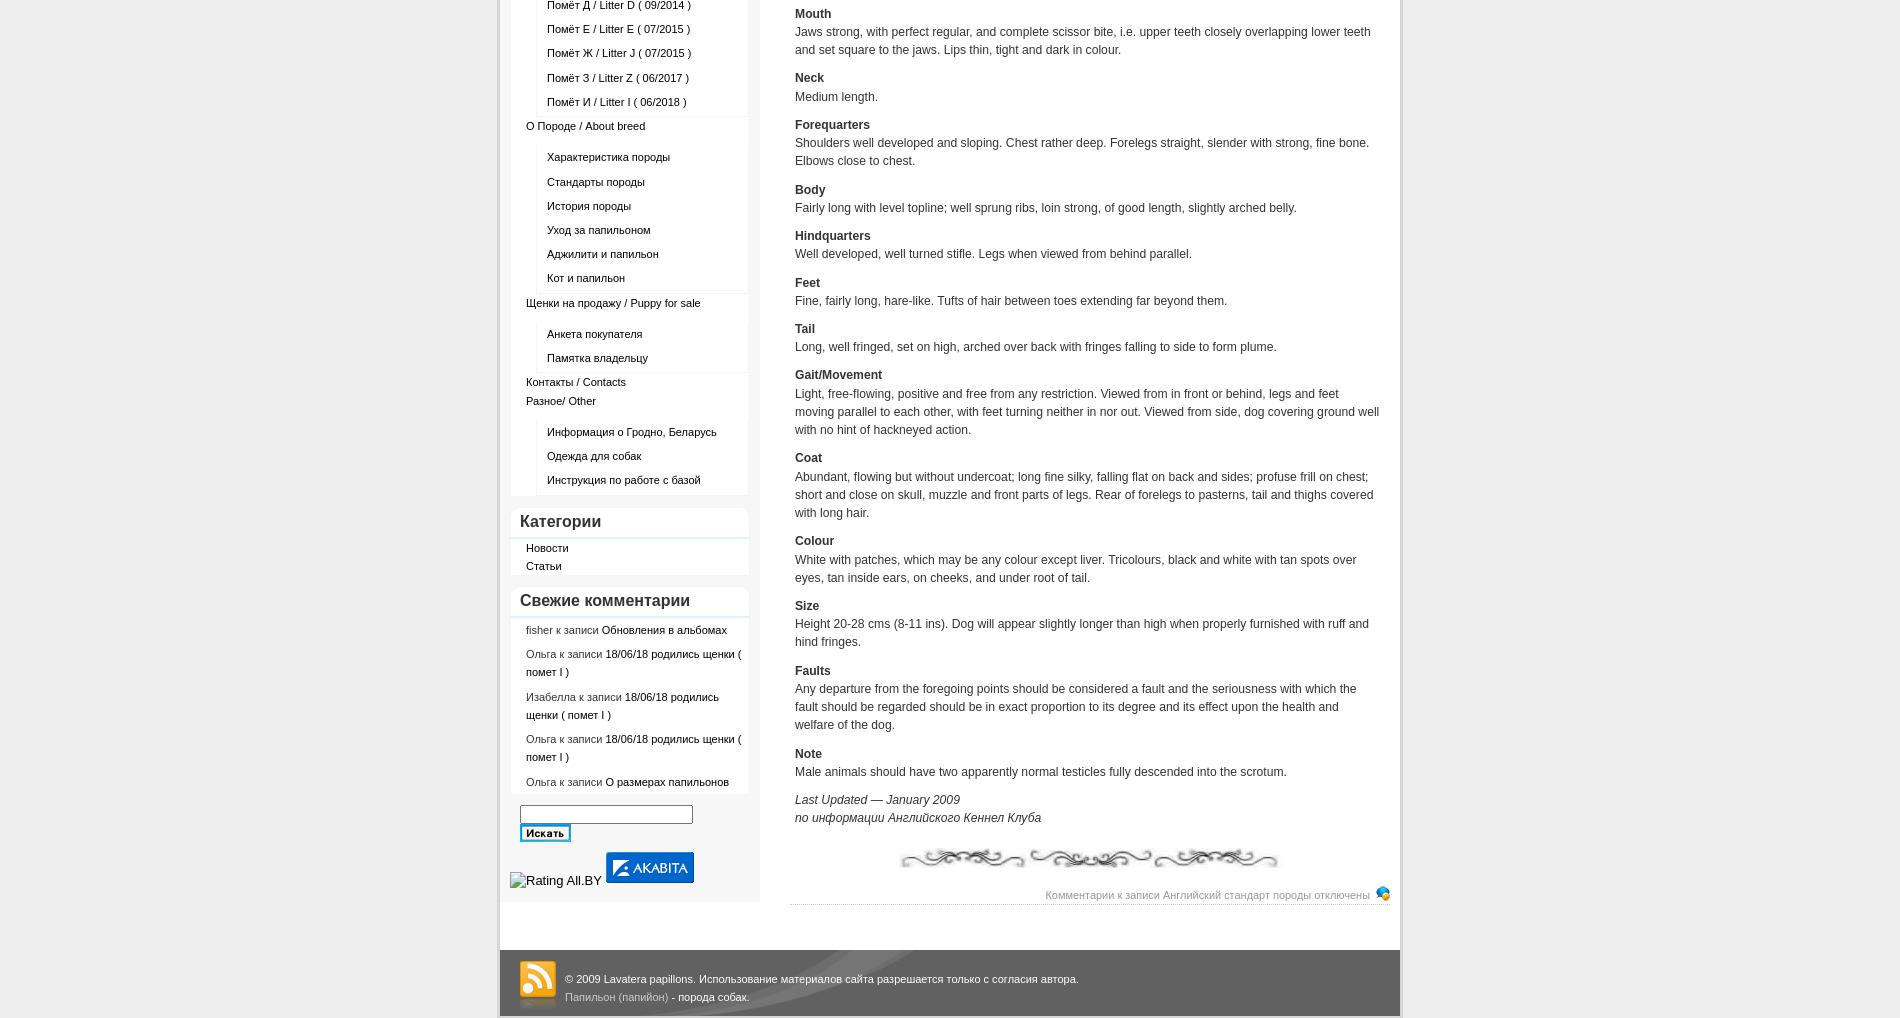 The image size is (1900, 1018). I want to click on 'Height 20-28 cms (8-11 ins). Dog will appear slightly longer than high when properly furnished with ruff and hind fringes.', so click(1082, 631).